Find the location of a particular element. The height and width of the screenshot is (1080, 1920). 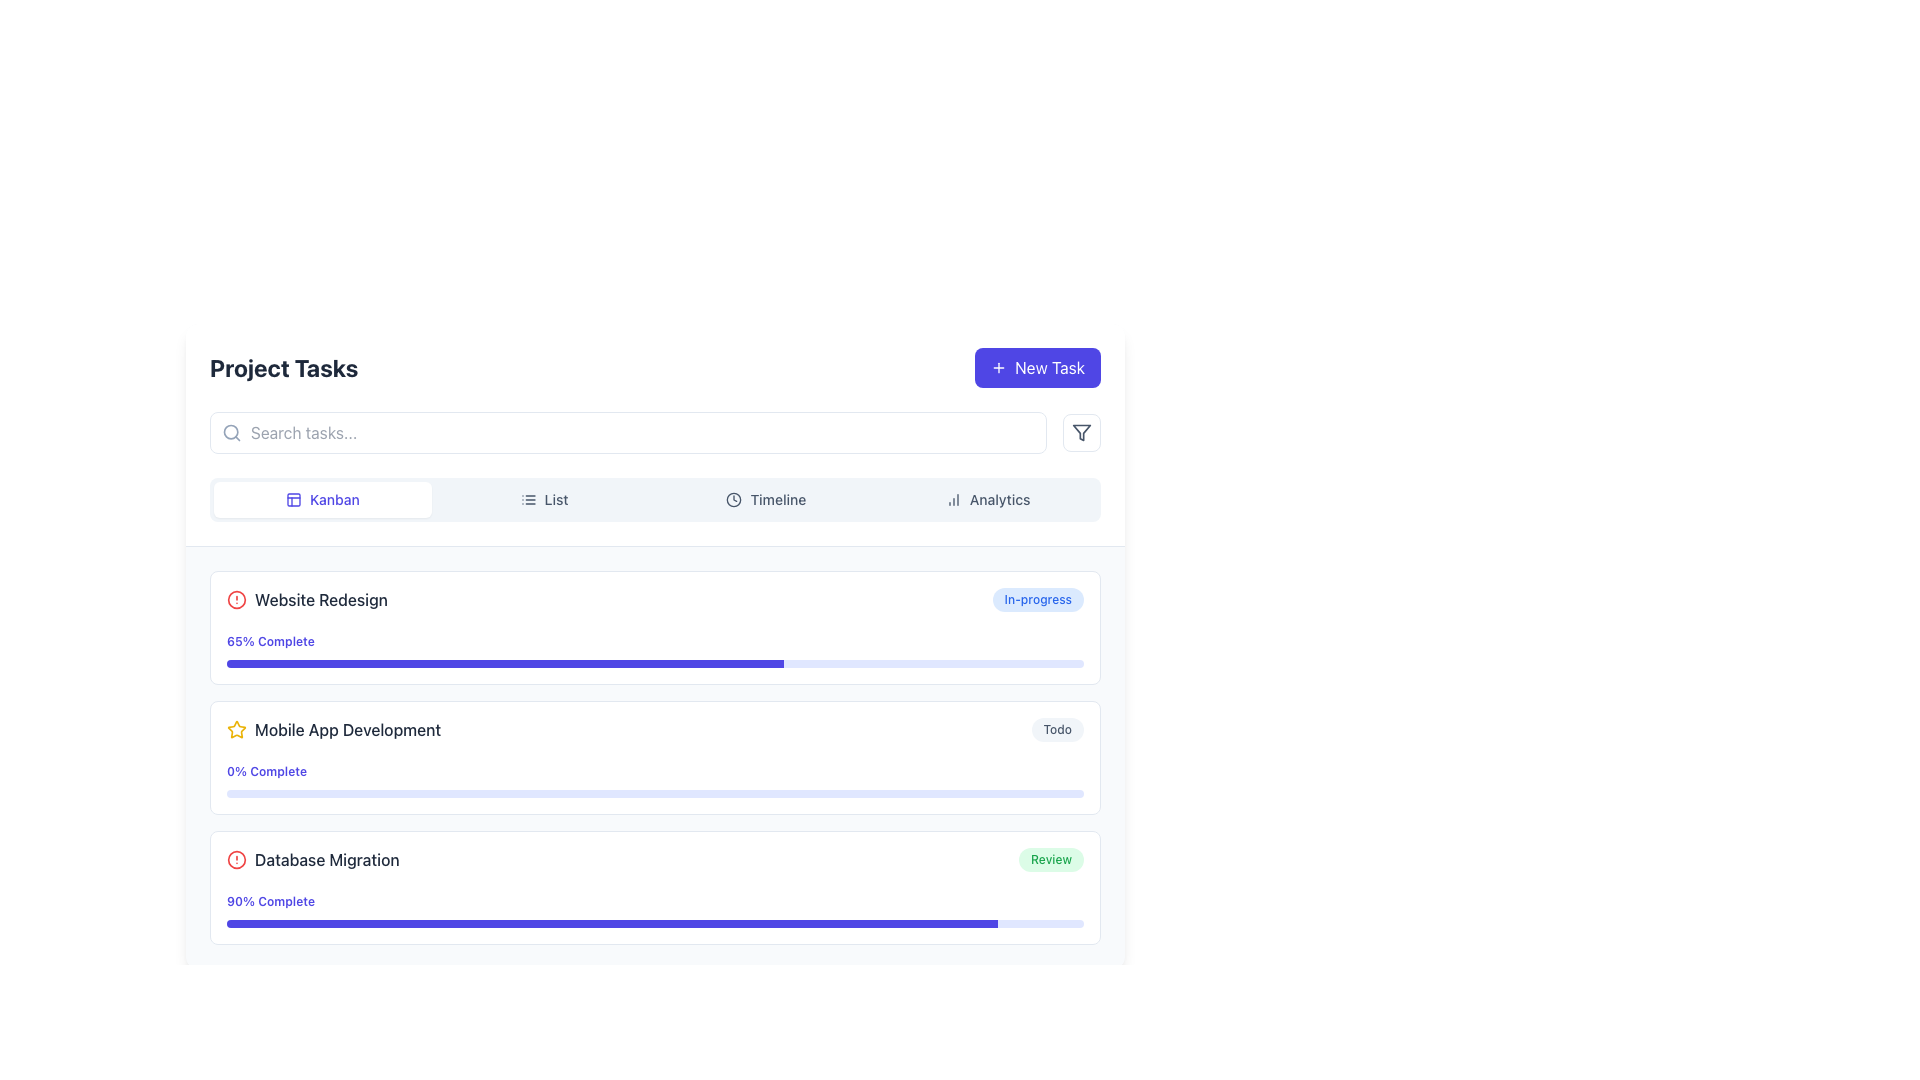

the third segmented button in the navigation bar labeled 'Timeline' which is located near the top center of the interface is located at coordinates (655, 499).